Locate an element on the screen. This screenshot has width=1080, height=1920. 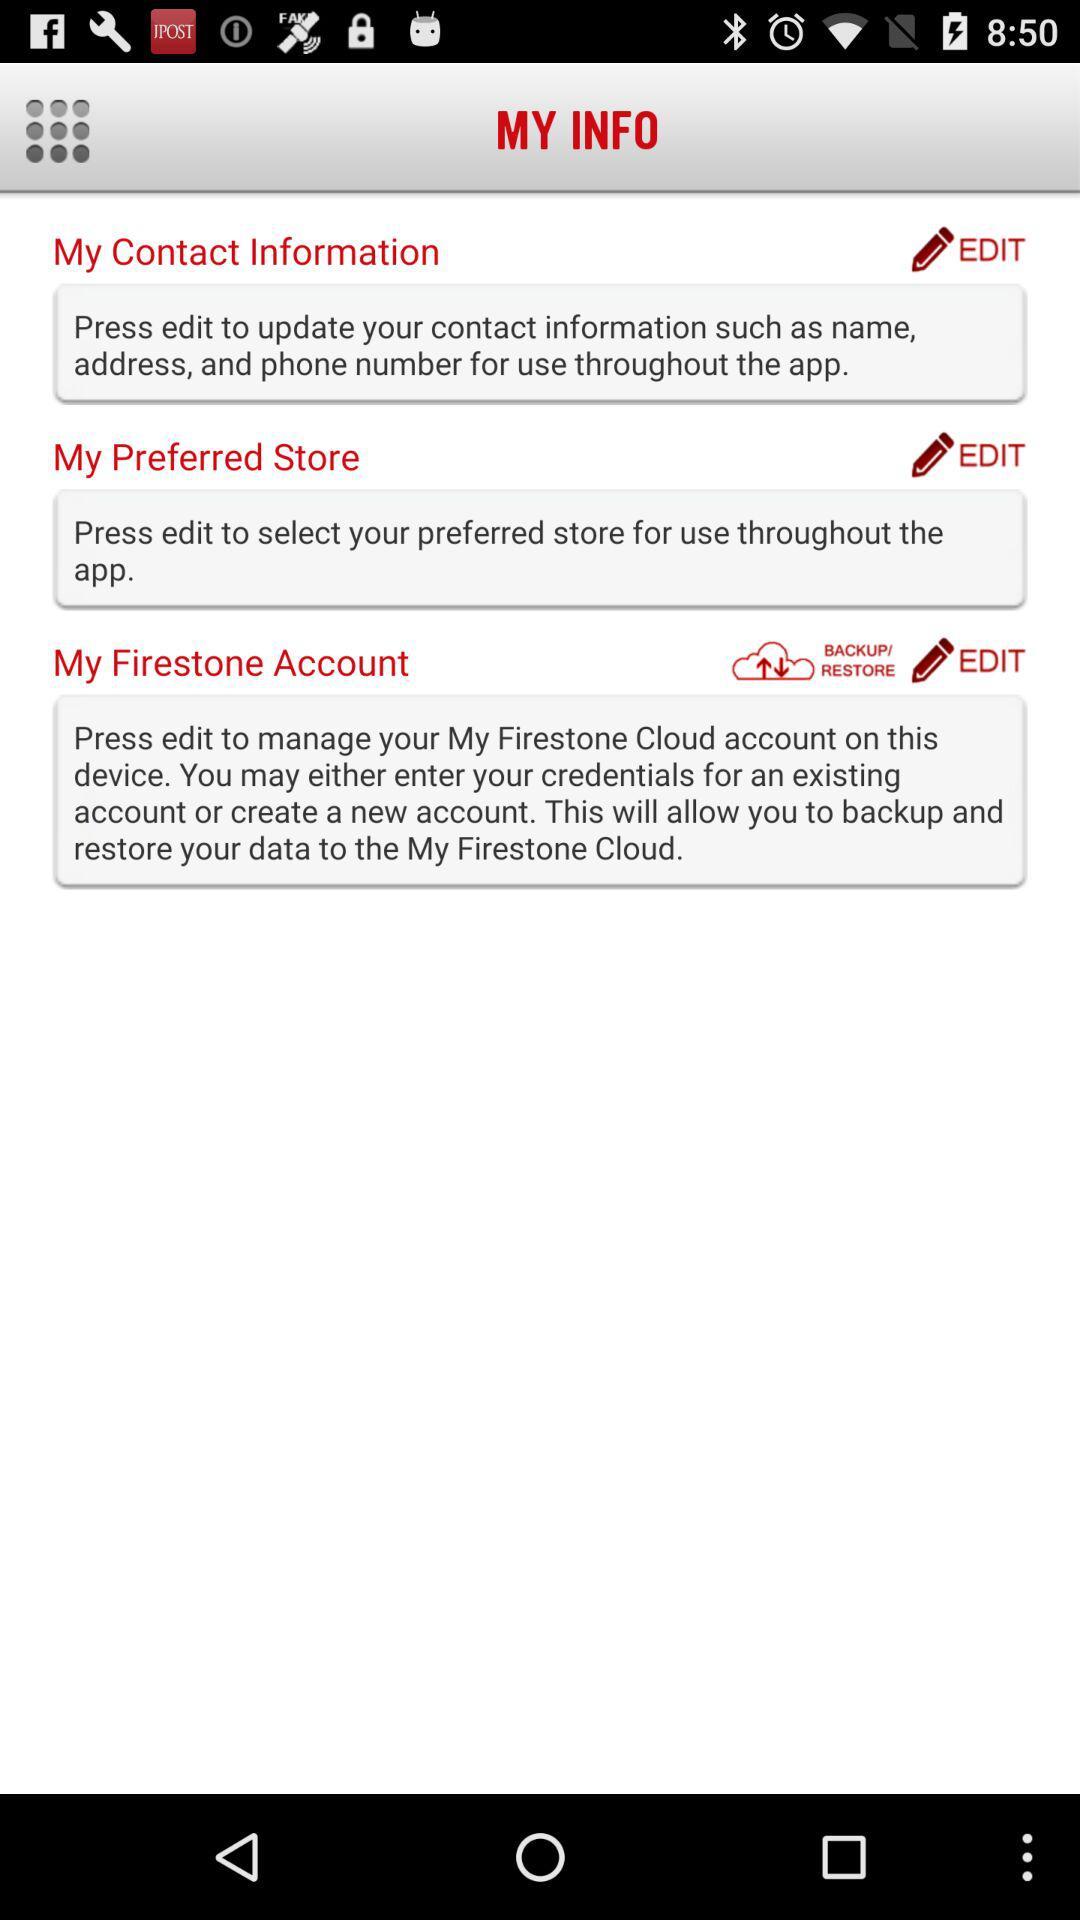
editar informaes is located at coordinates (967, 248).